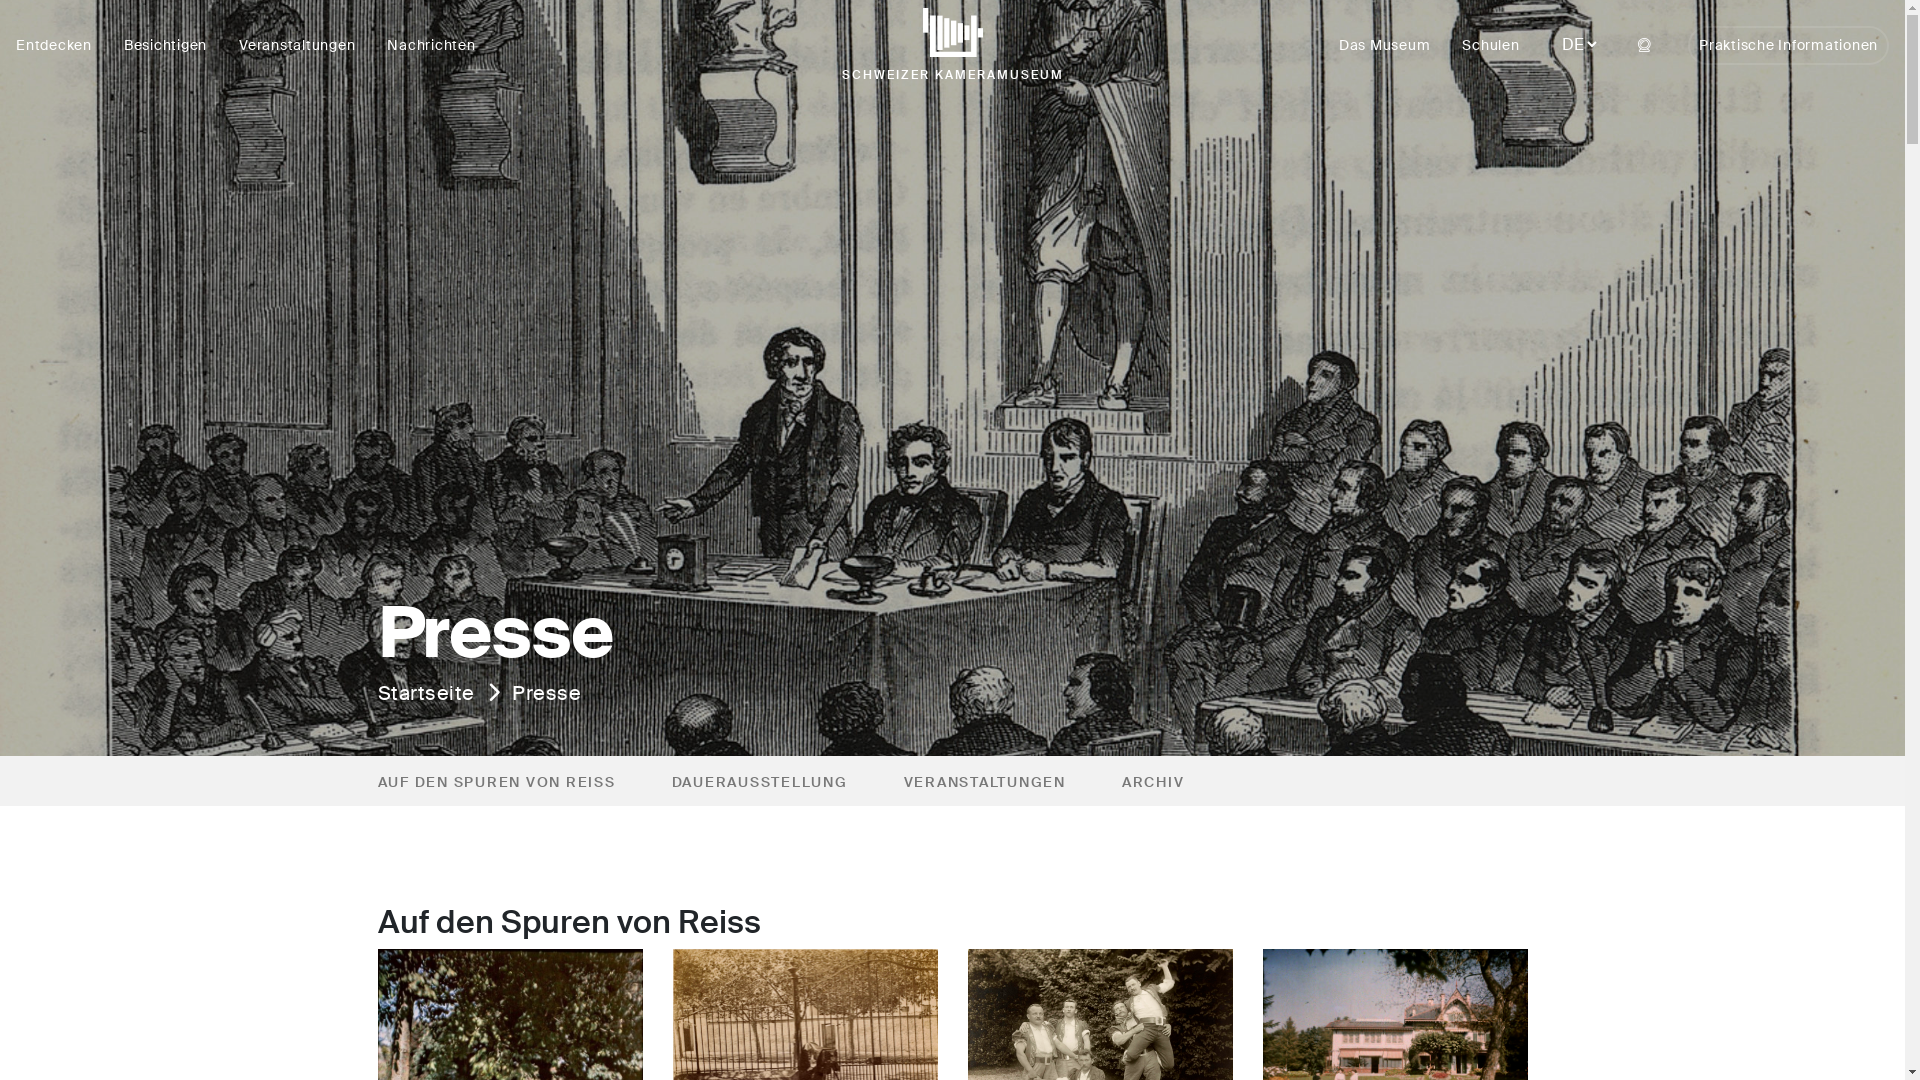 This screenshot has height=1080, width=1920. What do you see at coordinates (1788, 45) in the screenshot?
I see `'Praktische Informationen'` at bounding box center [1788, 45].